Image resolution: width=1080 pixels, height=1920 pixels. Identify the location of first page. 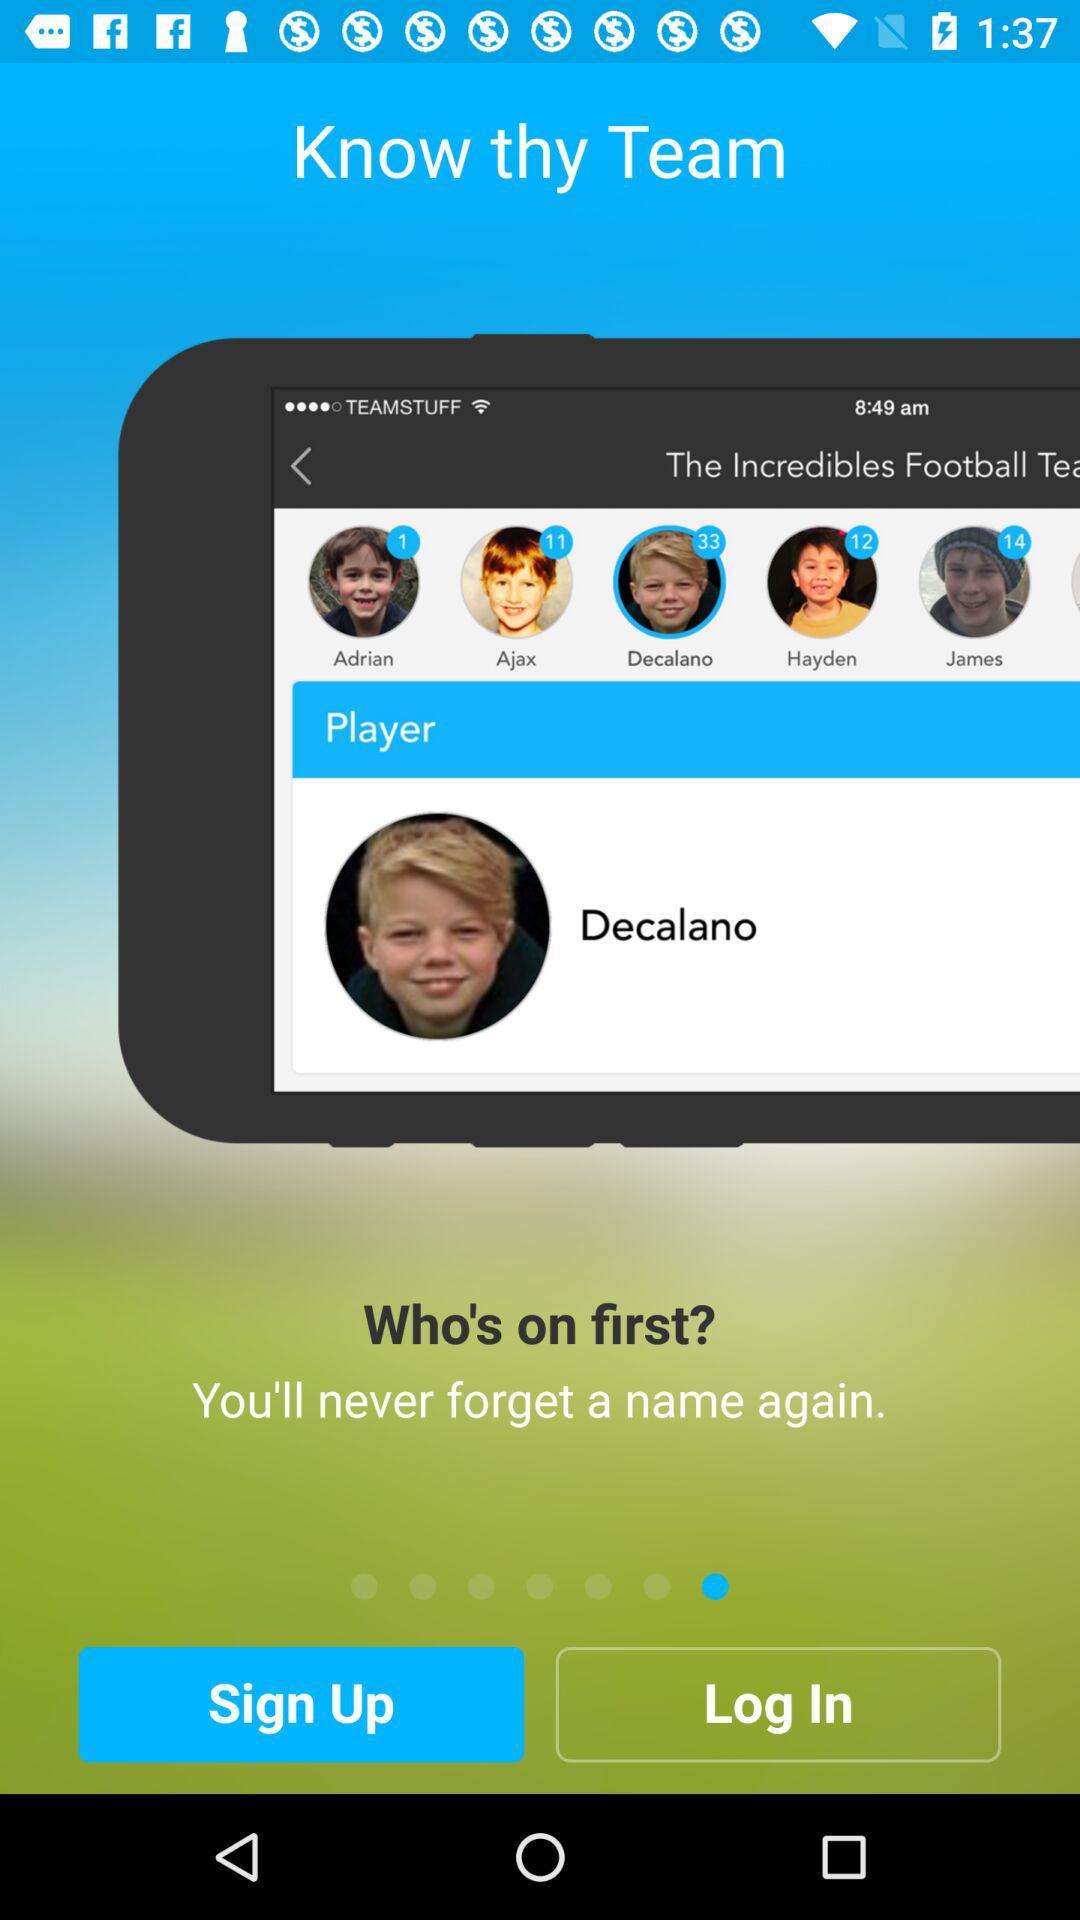
(364, 1585).